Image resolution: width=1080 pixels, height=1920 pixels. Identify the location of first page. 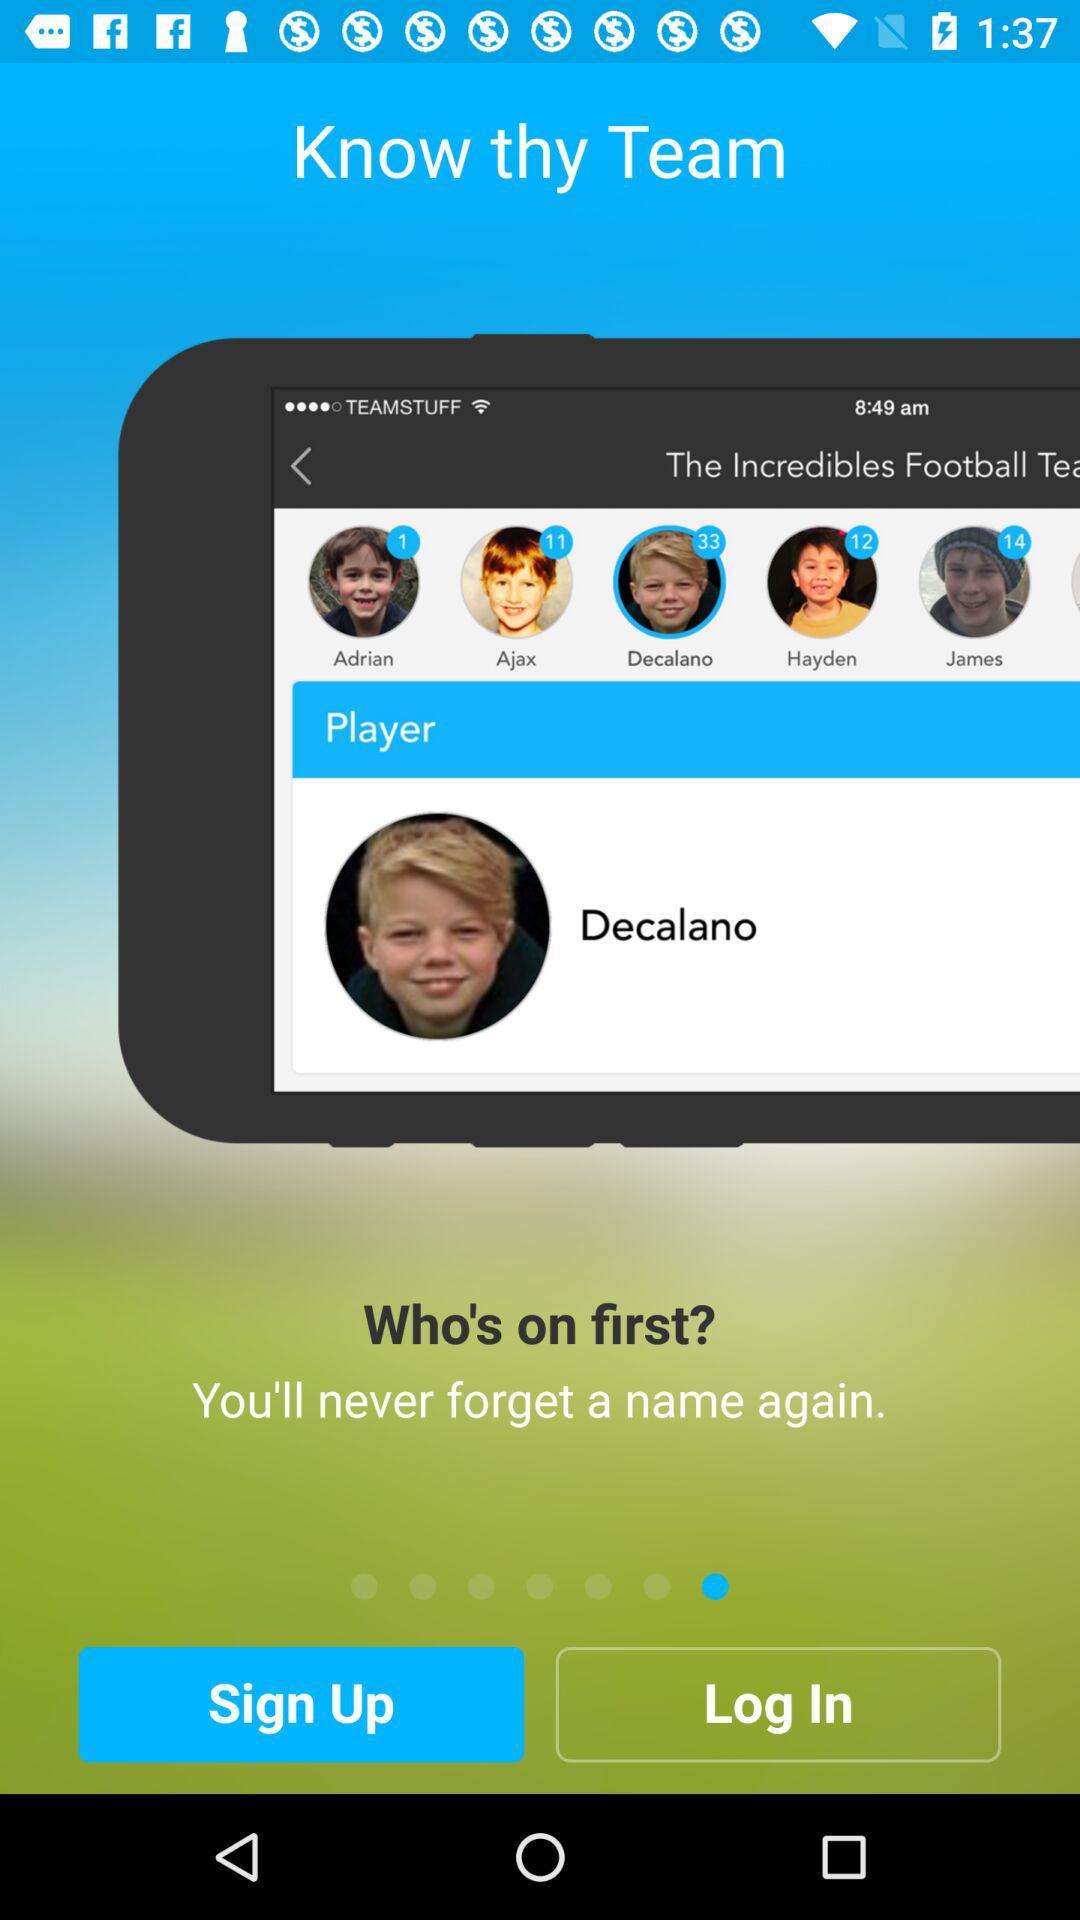
(364, 1585).